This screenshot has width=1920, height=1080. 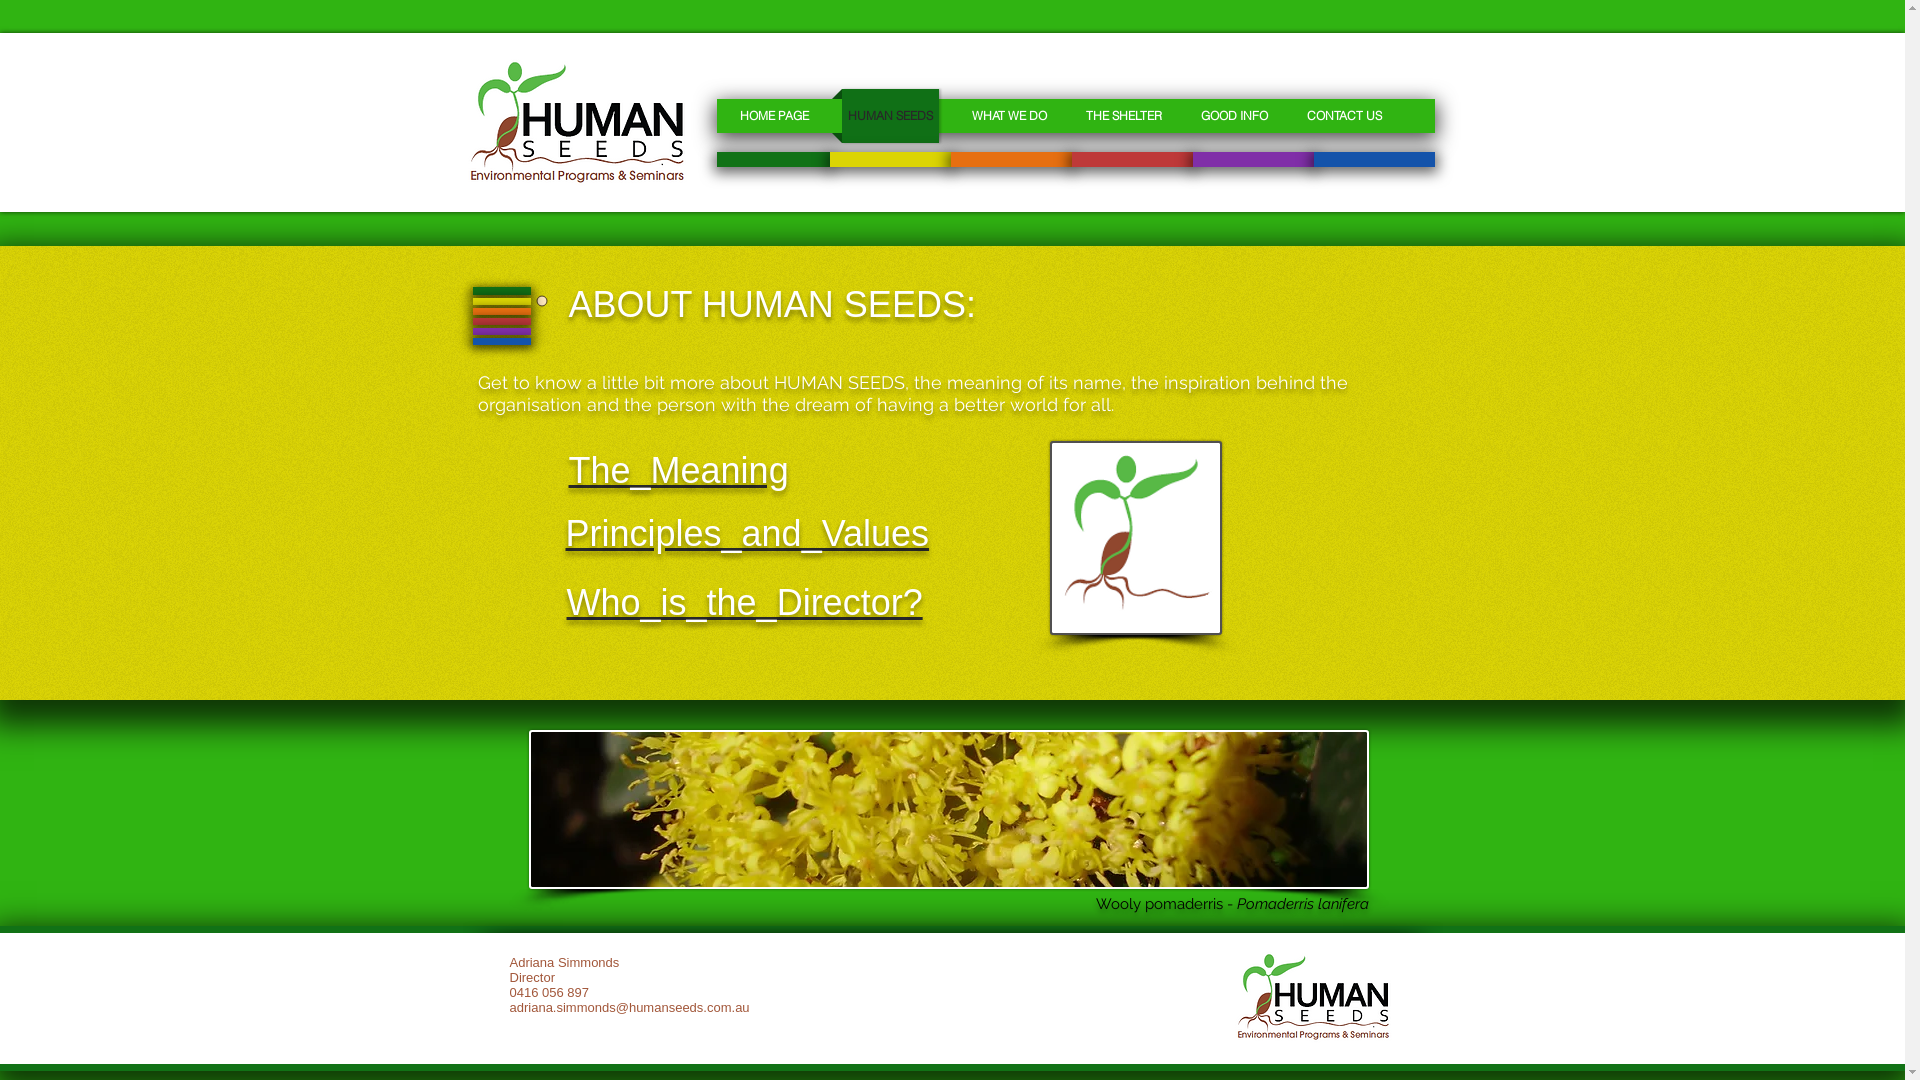 I want to click on 'The_Meaning', so click(x=677, y=470).